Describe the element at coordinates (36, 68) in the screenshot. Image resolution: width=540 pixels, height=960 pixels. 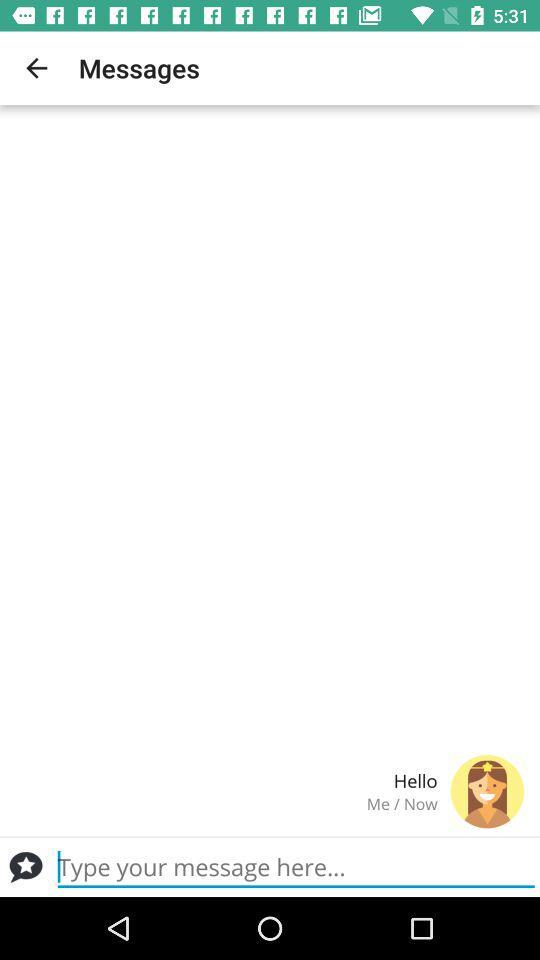
I see `app to the left of messages app` at that location.